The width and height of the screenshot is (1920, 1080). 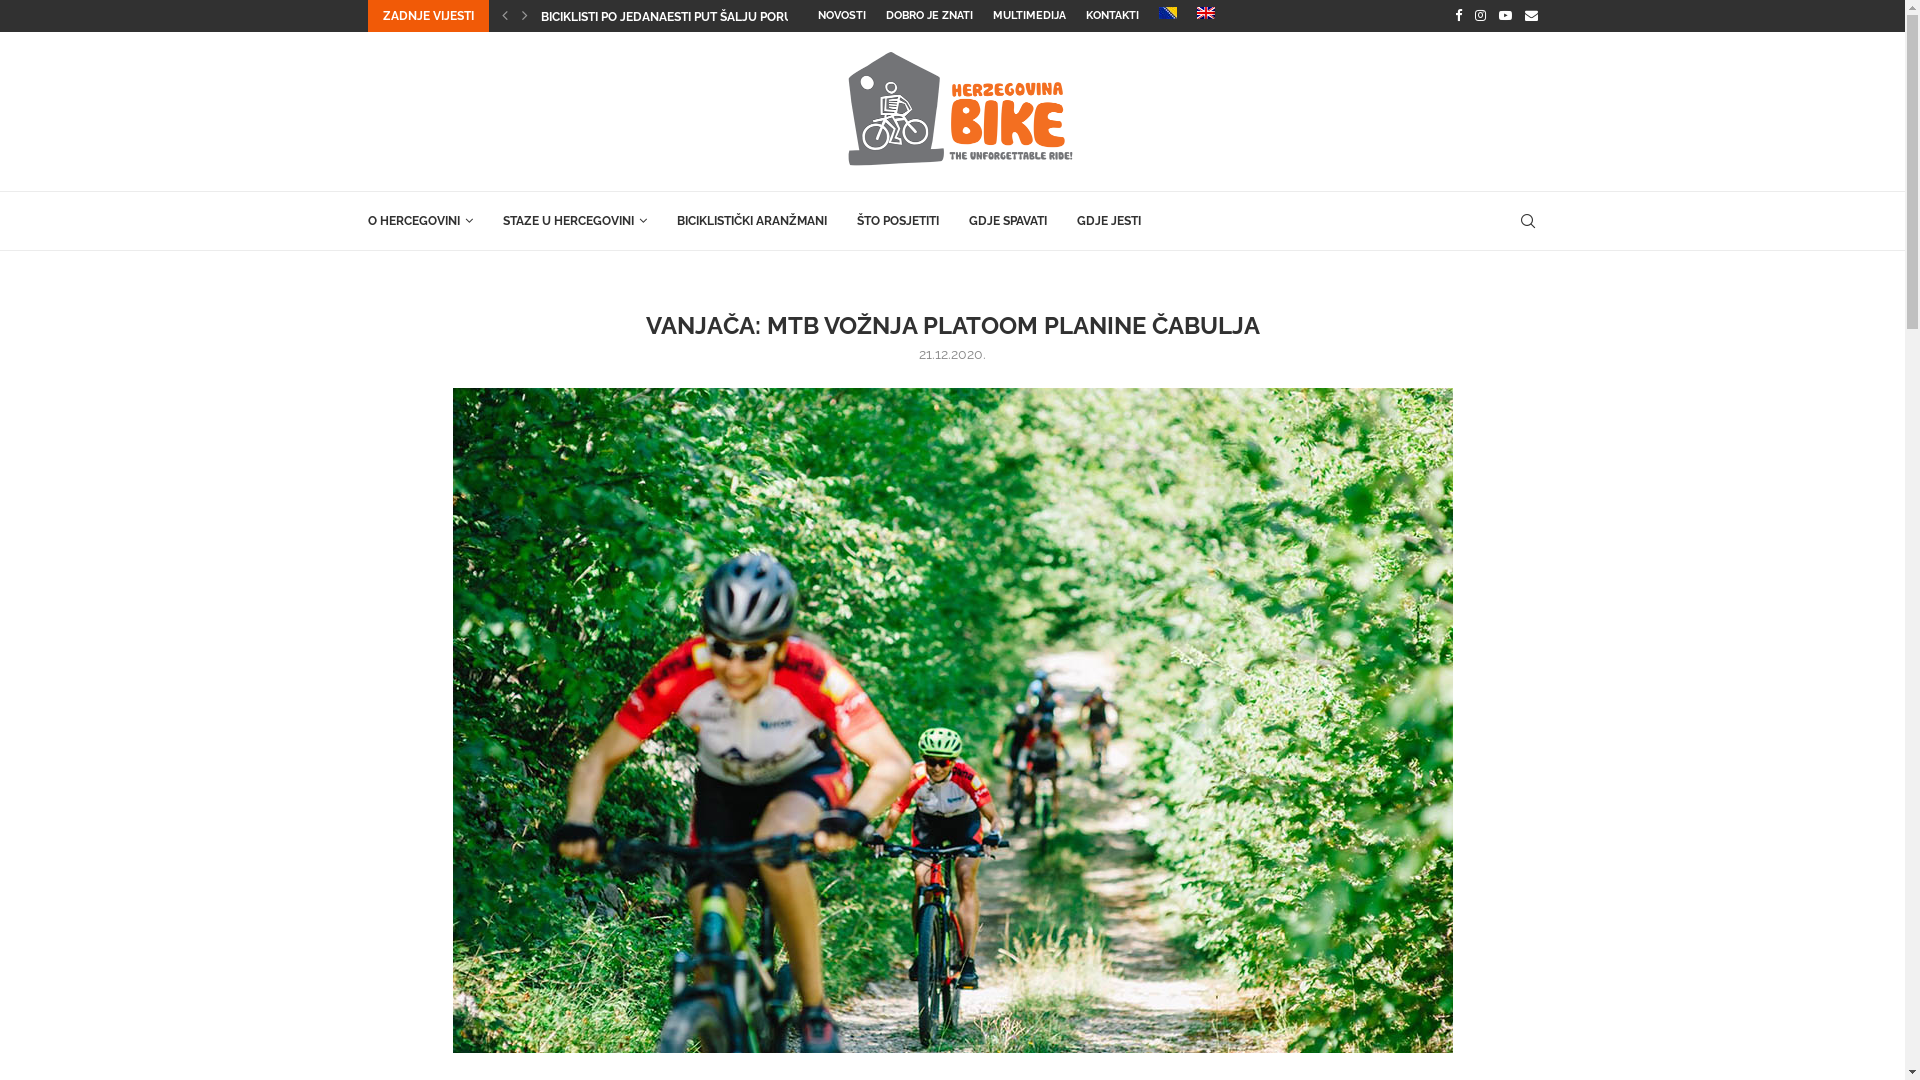 I want to click on 'STAZE U HERCEGOVINI', so click(x=573, y=220).